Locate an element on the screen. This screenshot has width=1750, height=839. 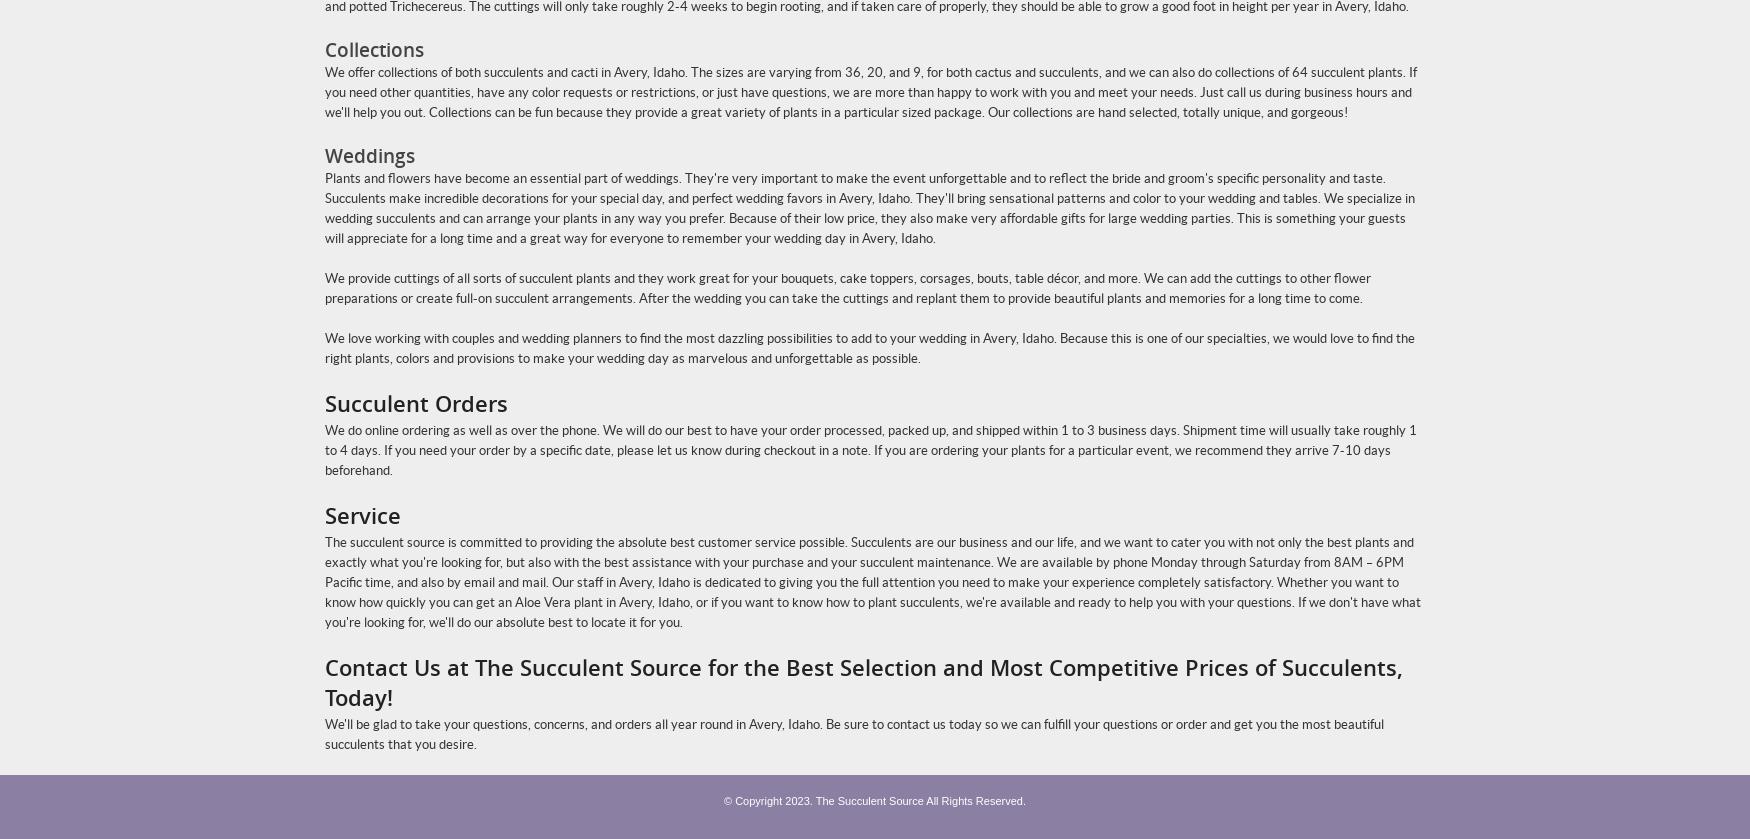
'Succulent Orders' is located at coordinates (415, 403).